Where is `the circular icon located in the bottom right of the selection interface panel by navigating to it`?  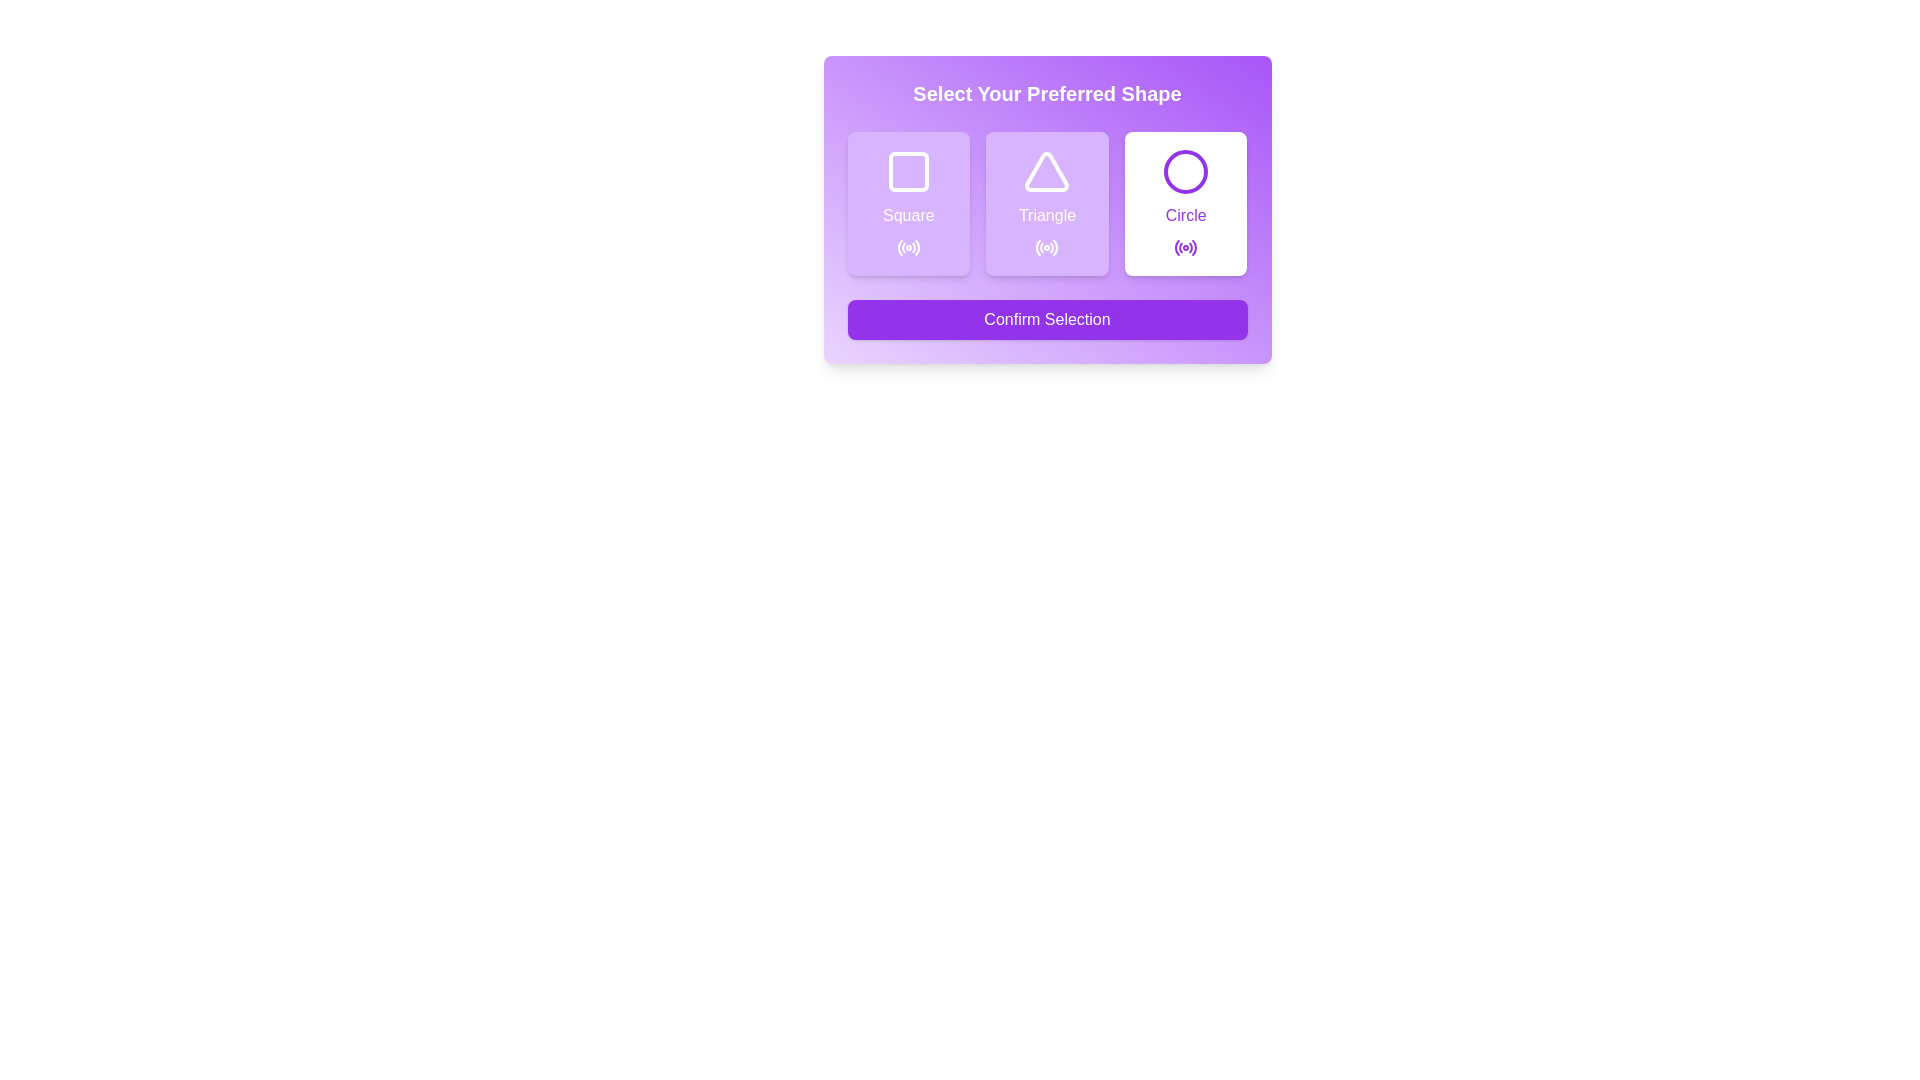
the circular icon located in the bottom right of the selection interface panel by navigating to it is located at coordinates (1186, 171).